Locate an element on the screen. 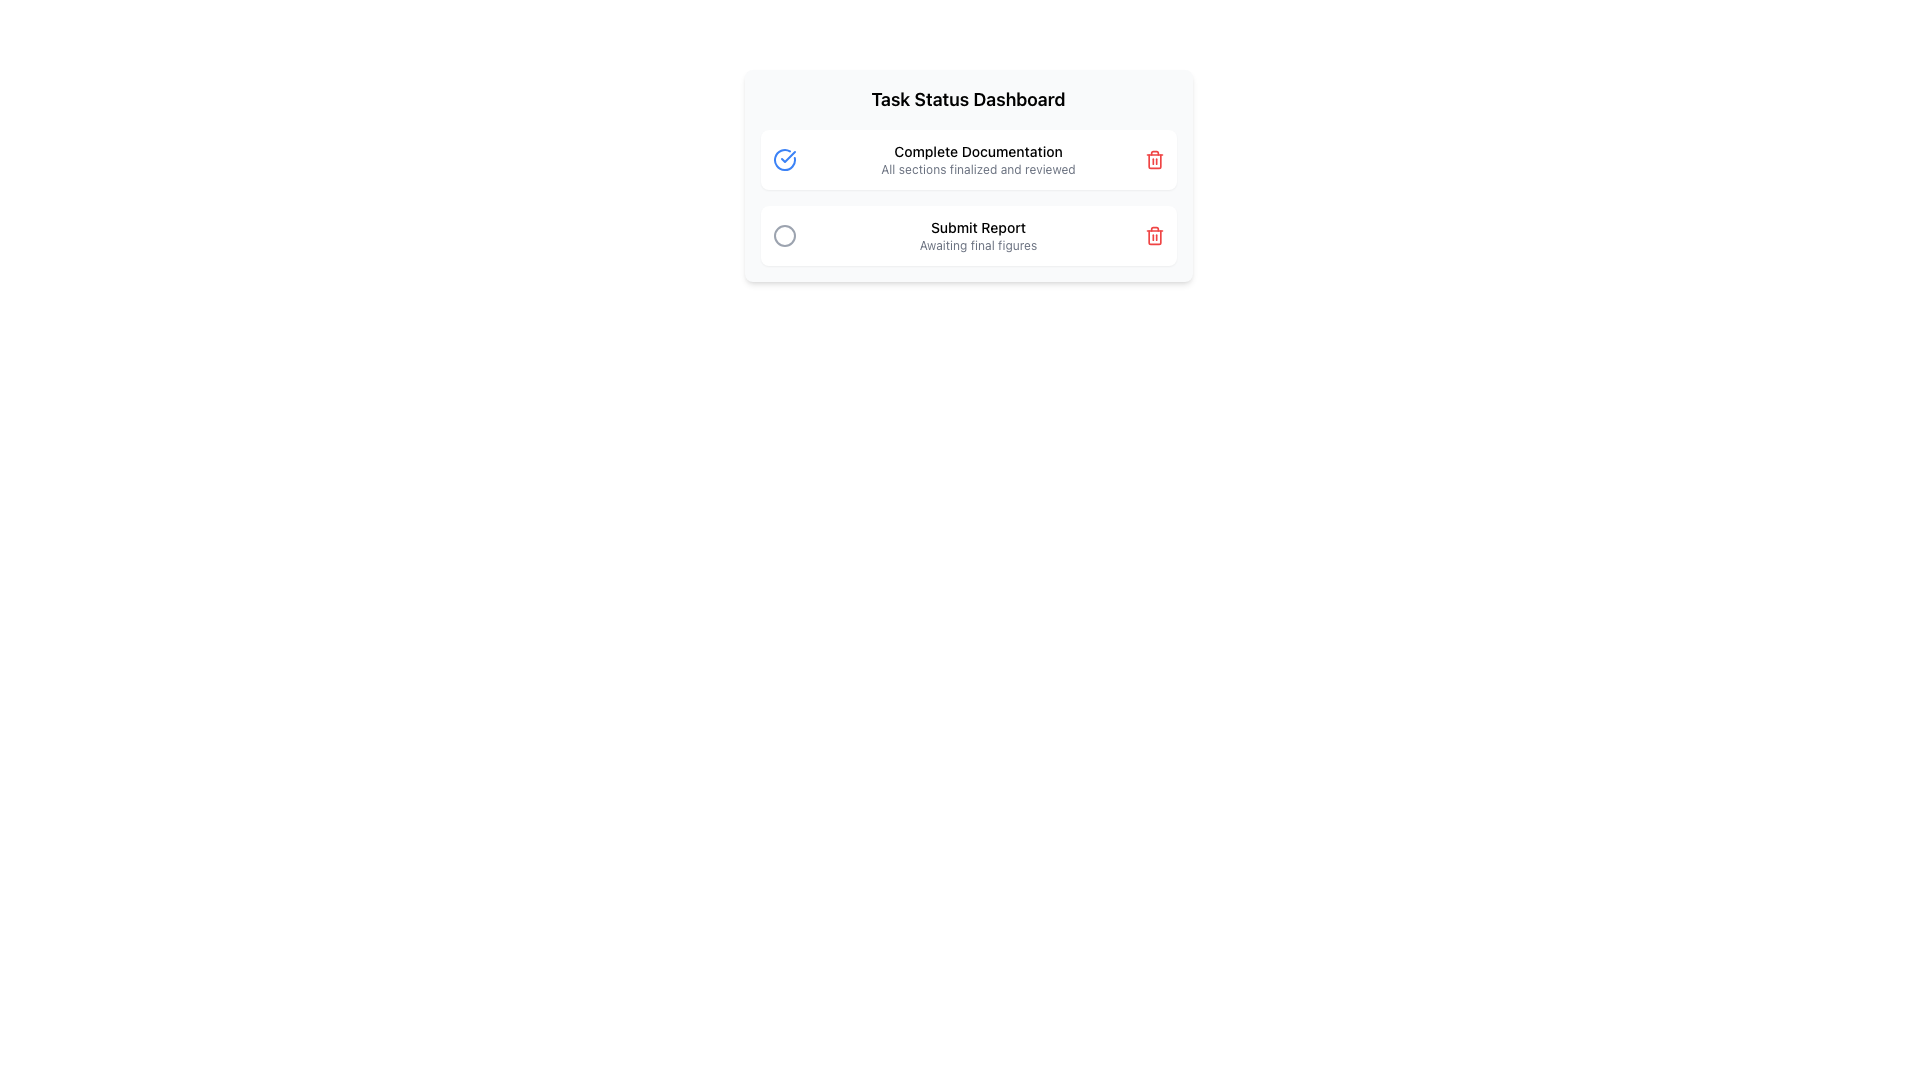  the trash bin icon button located on the right side of the 'Submit Report' row is located at coordinates (1154, 234).